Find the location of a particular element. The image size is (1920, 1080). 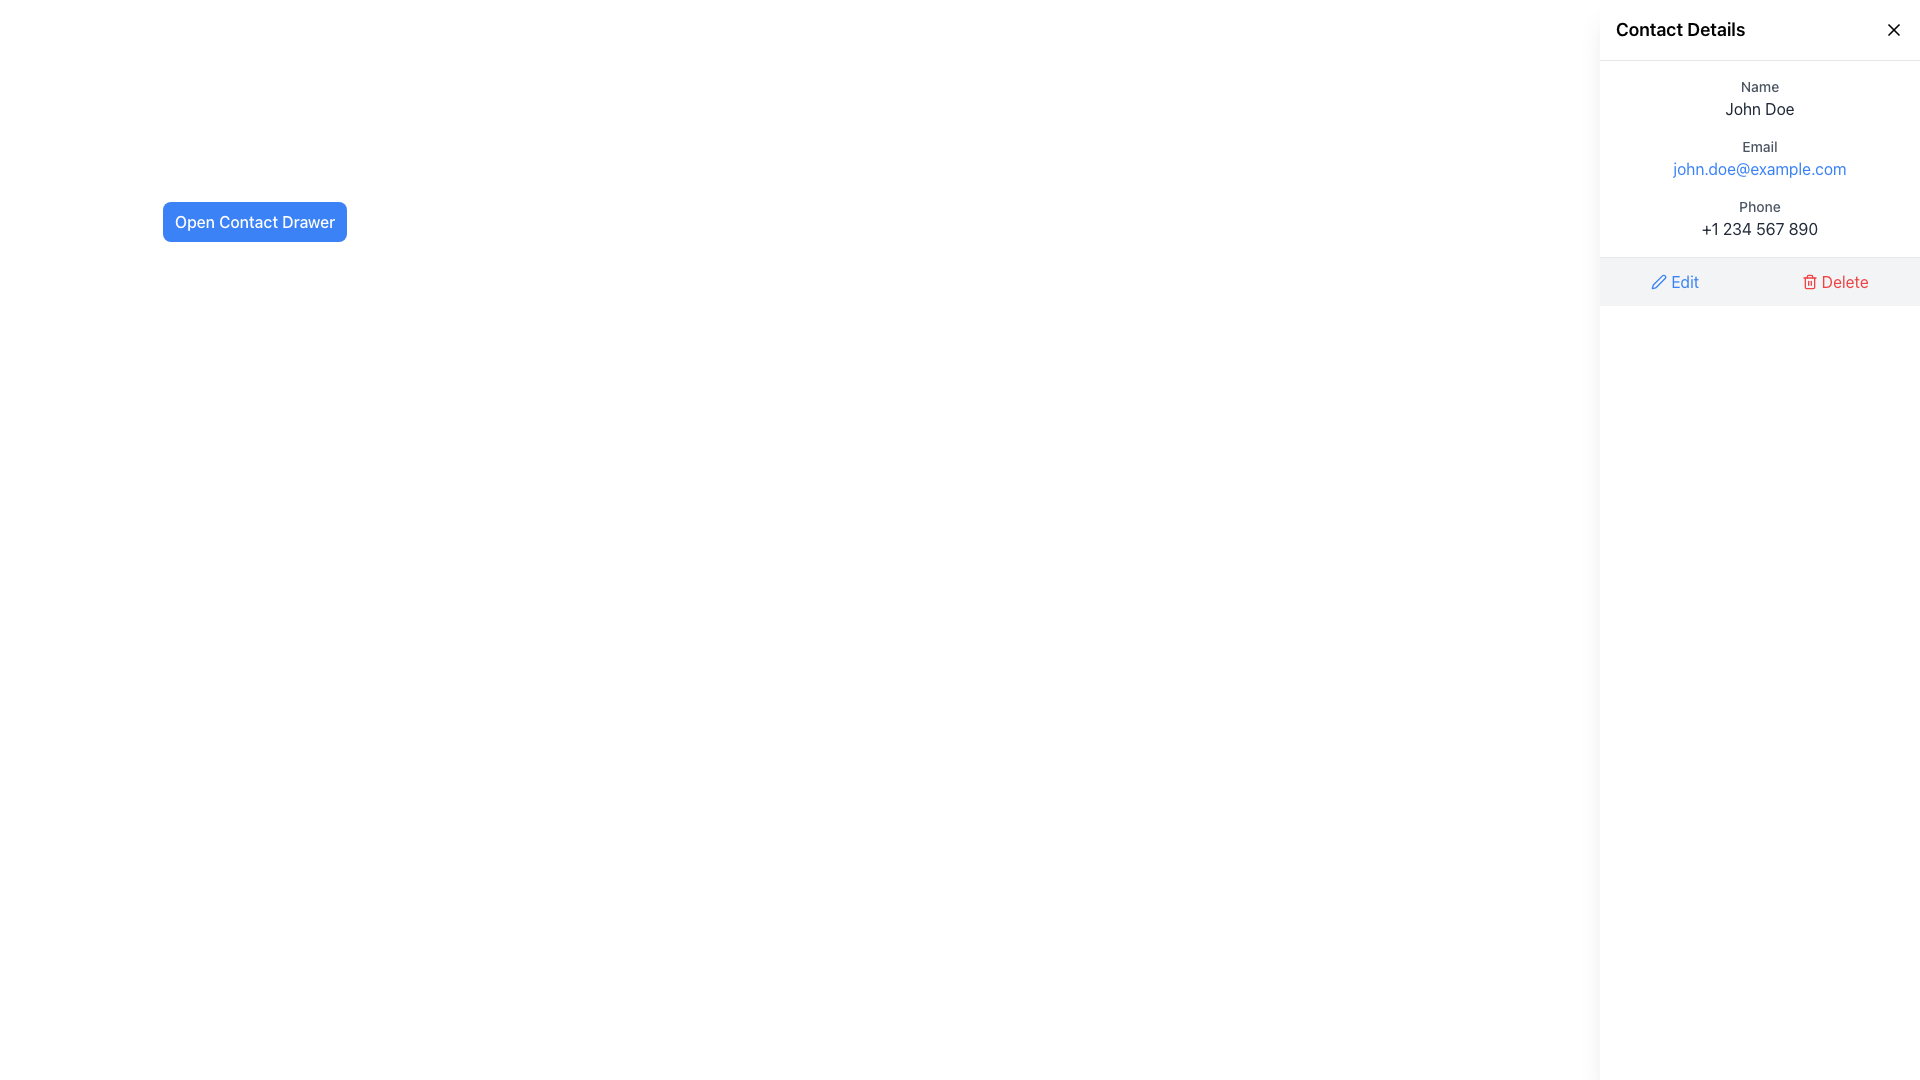

the 'Phone' text label, which is located in the right-side 'Contact Details' panel, above the phone number '+1 234 567 890' is located at coordinates (1760, 207).